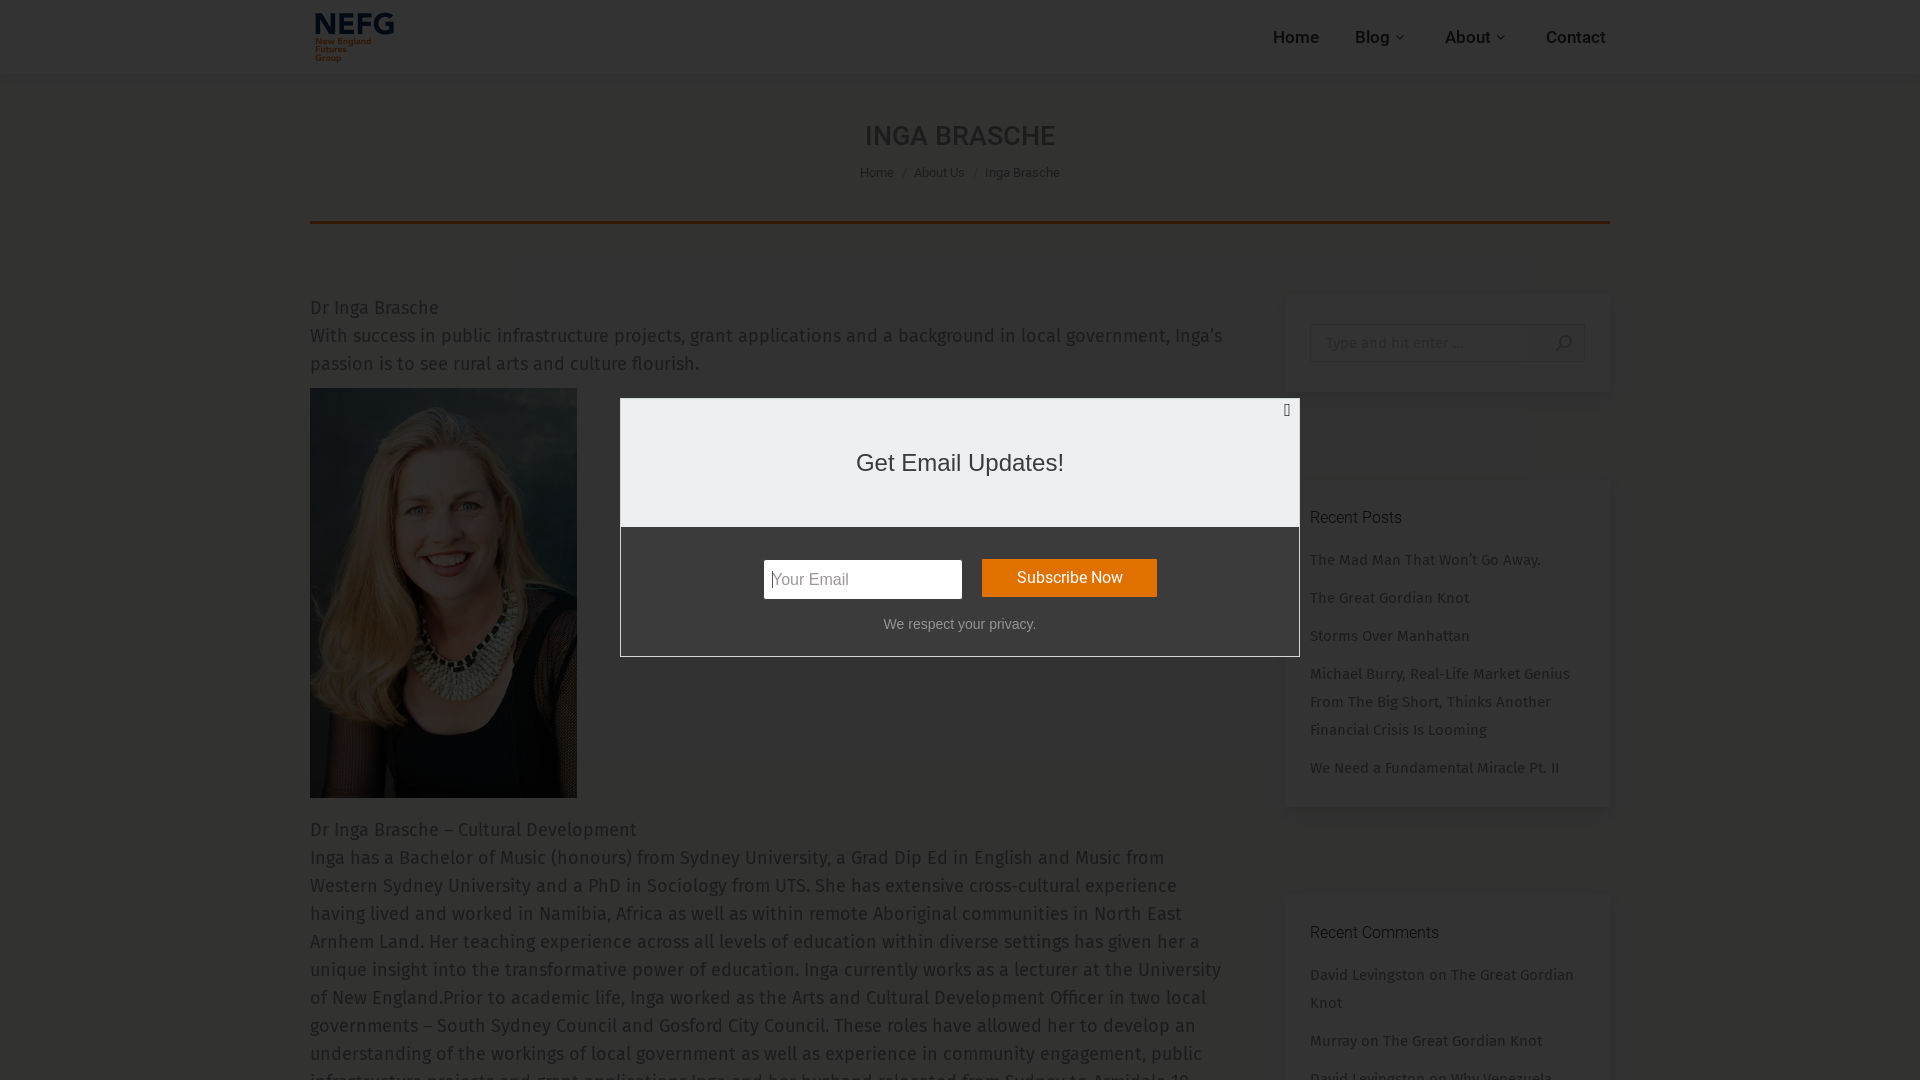  What do you see at coordinates (1533, 342) in the screenshot?
I see `'Go!'` at bounding box center [1533, 342].